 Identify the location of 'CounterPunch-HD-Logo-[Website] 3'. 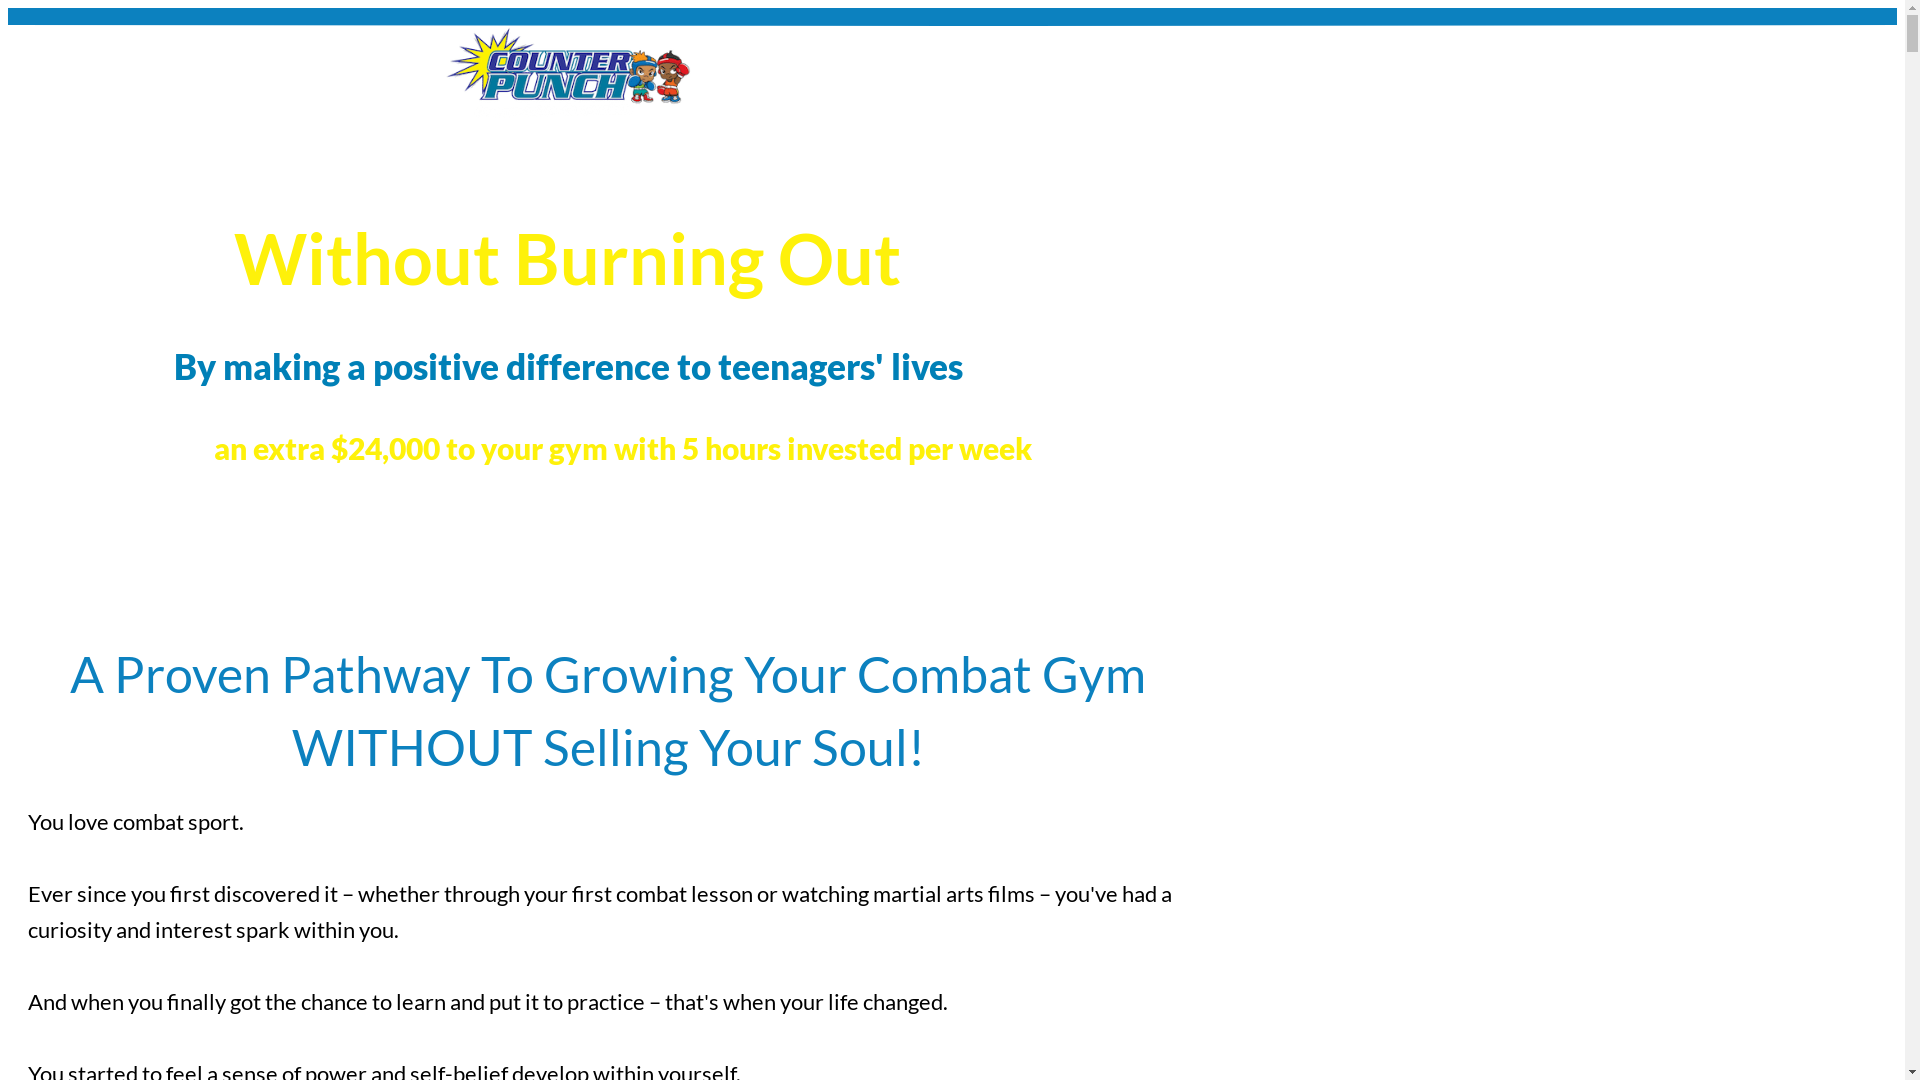
(566, 71).